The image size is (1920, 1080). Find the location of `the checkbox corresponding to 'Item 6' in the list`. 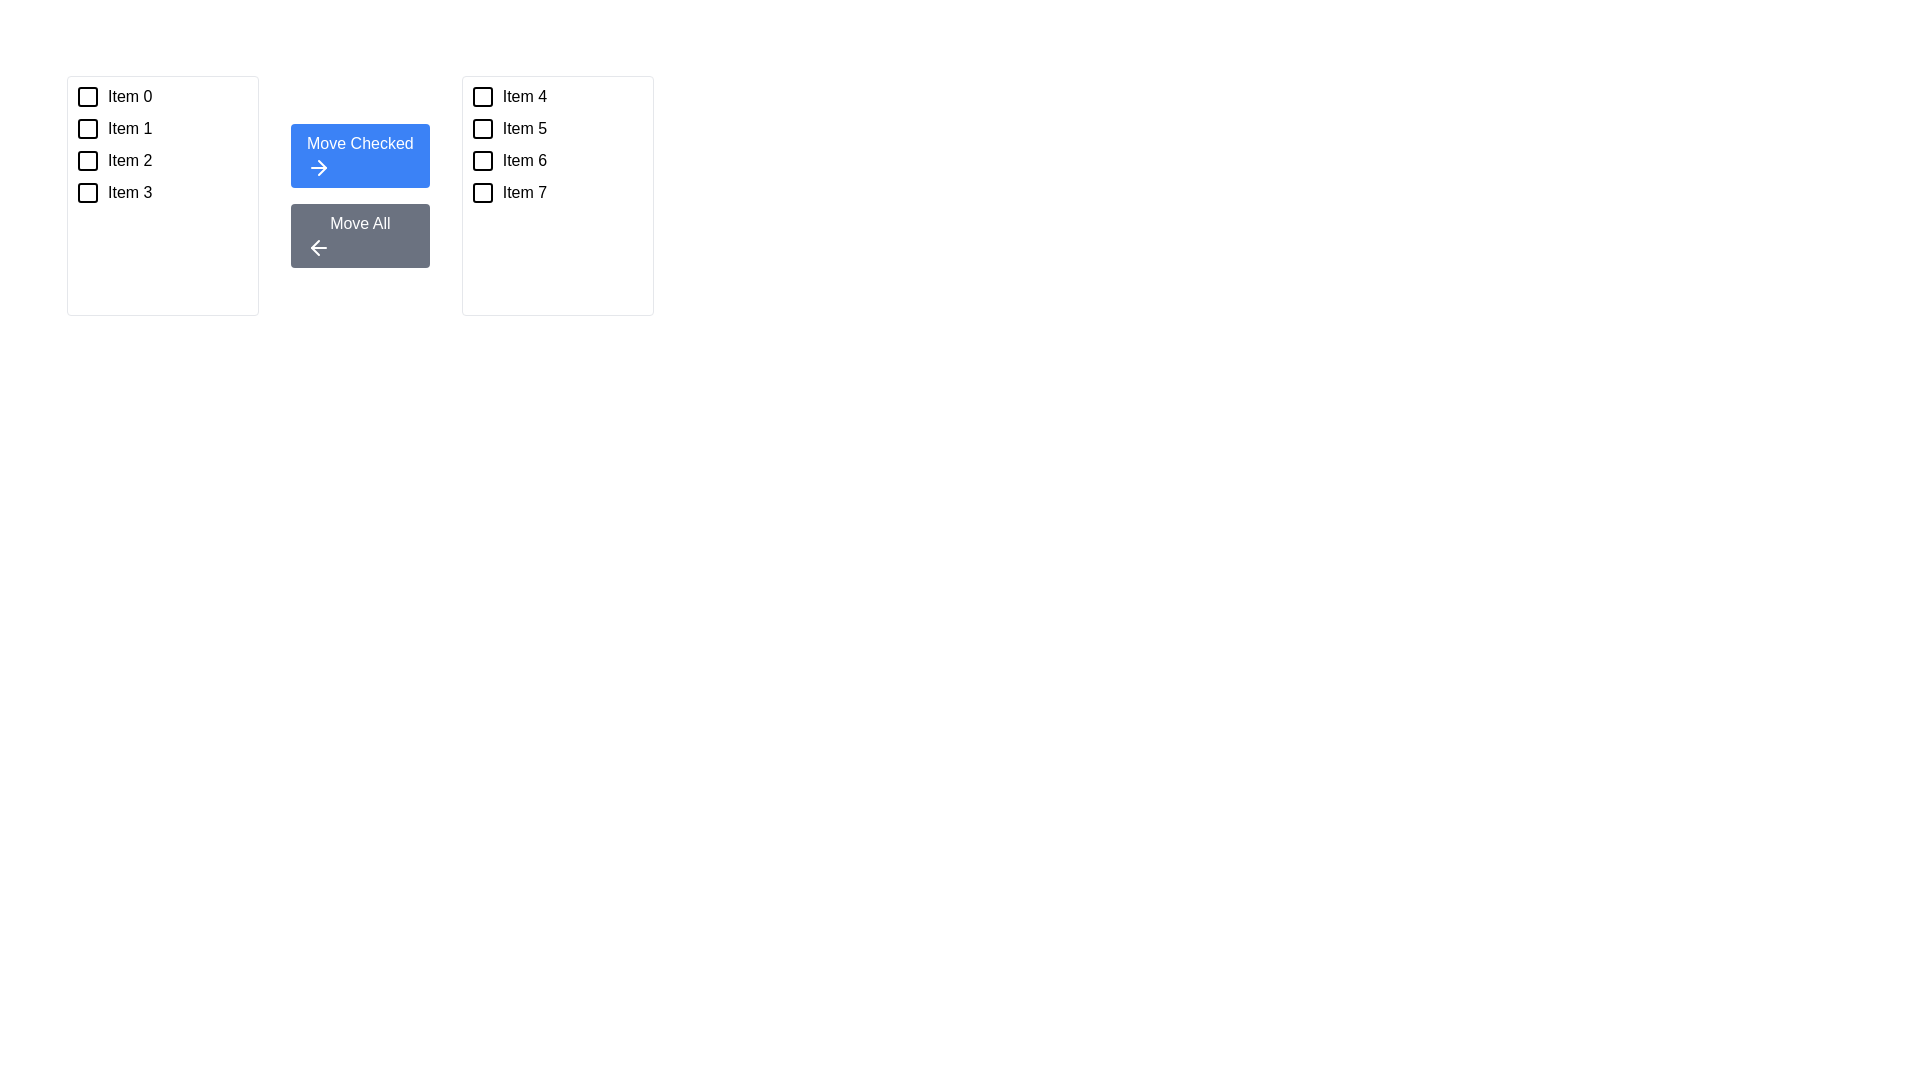

the checkbox corresponding to 'Item 6' in the list is located at coordinates (482, 160).